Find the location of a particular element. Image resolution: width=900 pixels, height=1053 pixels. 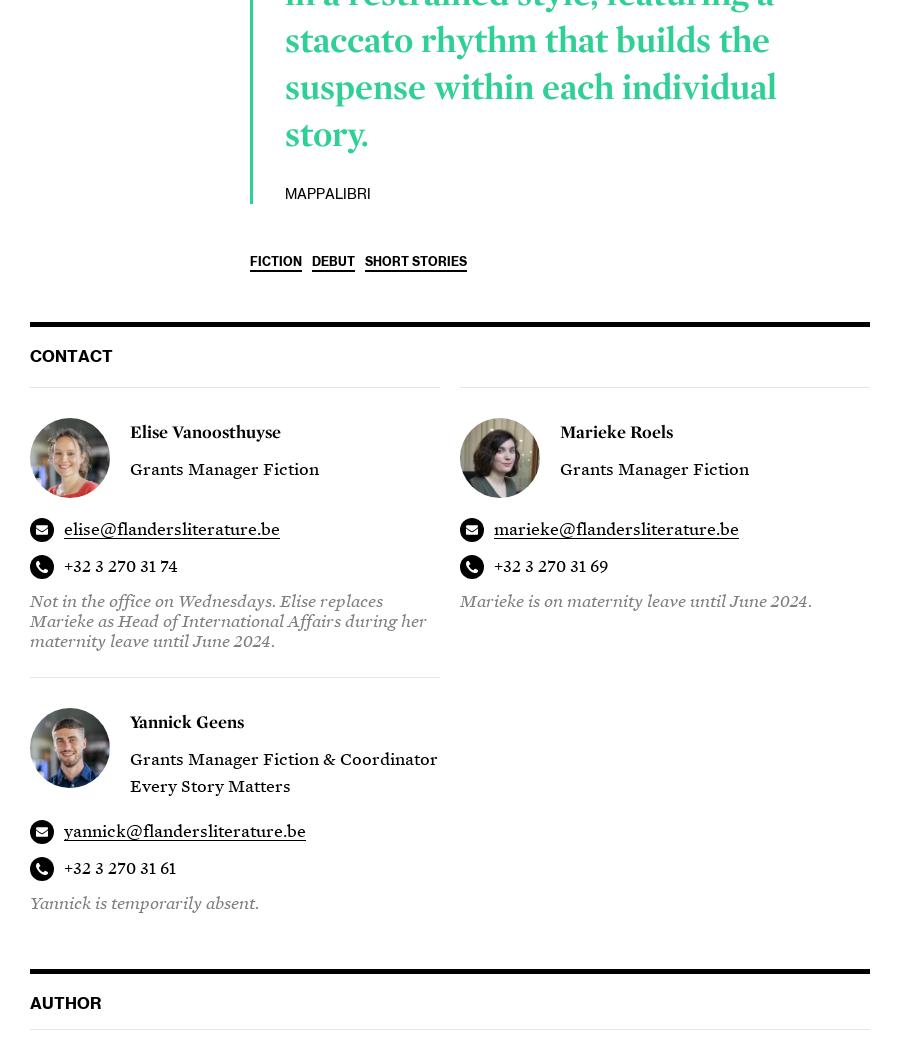

'Fiction' is located at coordinates (275, 260).